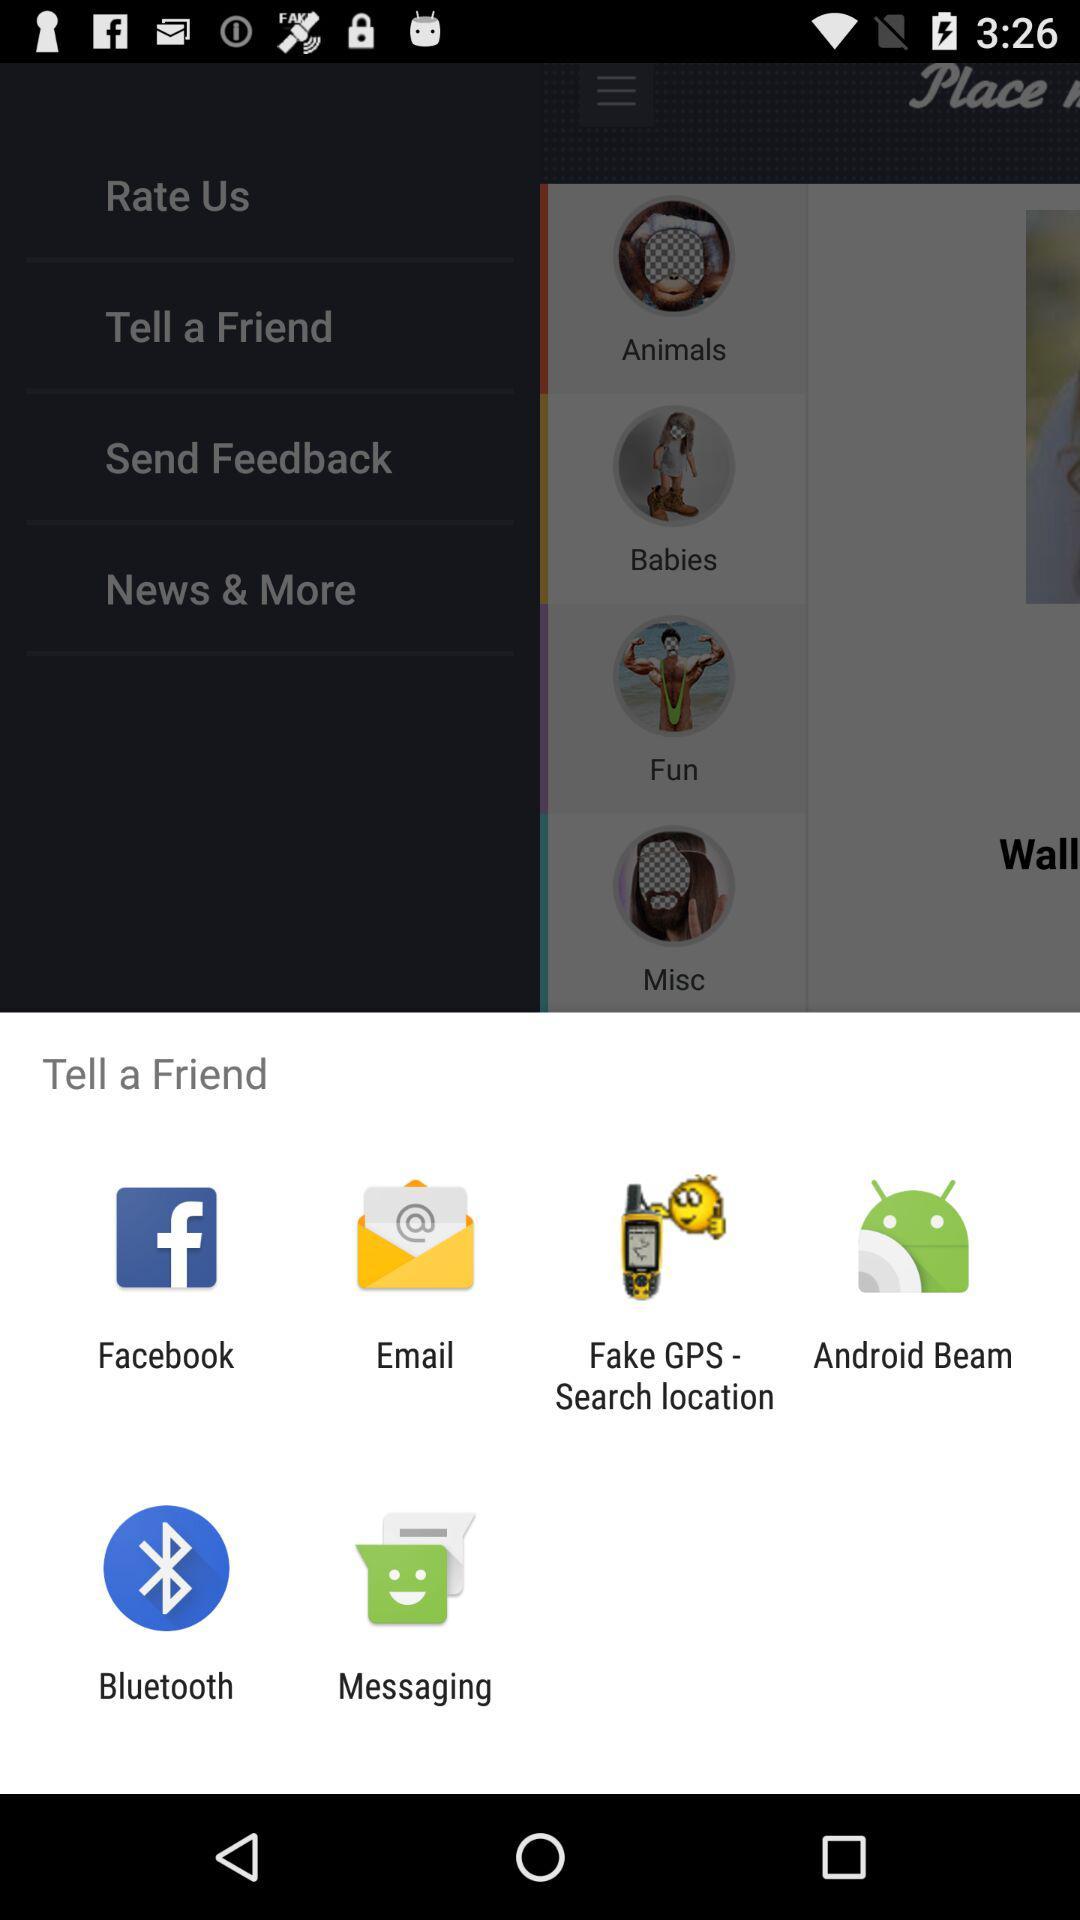 This screenshot has height=1920, width=1080. What do you see at coordinates (414, 1374) in the screenshot?
I see `the item next to the facebook` at bounding box center [414, 1374].